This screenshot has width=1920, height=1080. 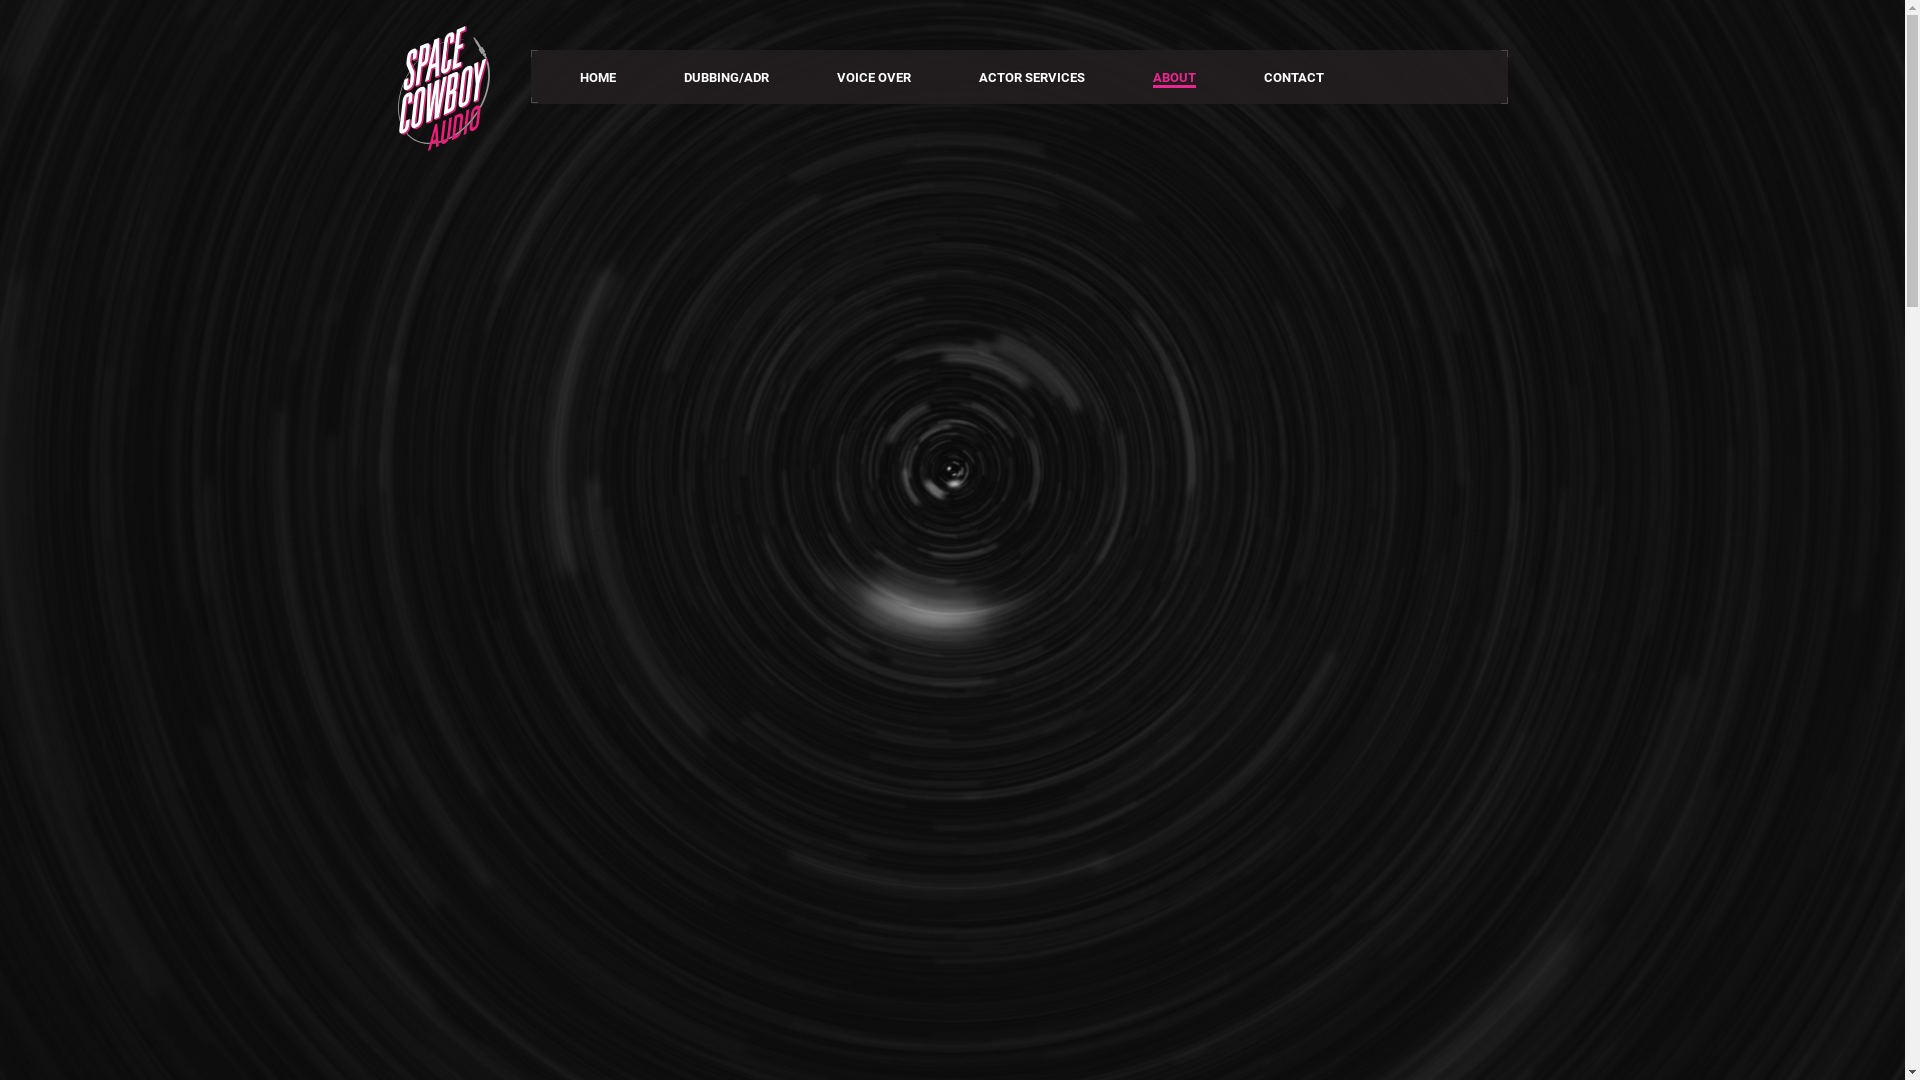 What do you see at coordinates (873, 76) in the screenshot?
I see `'VOICE OVER'` at bounding box center [873, 76].